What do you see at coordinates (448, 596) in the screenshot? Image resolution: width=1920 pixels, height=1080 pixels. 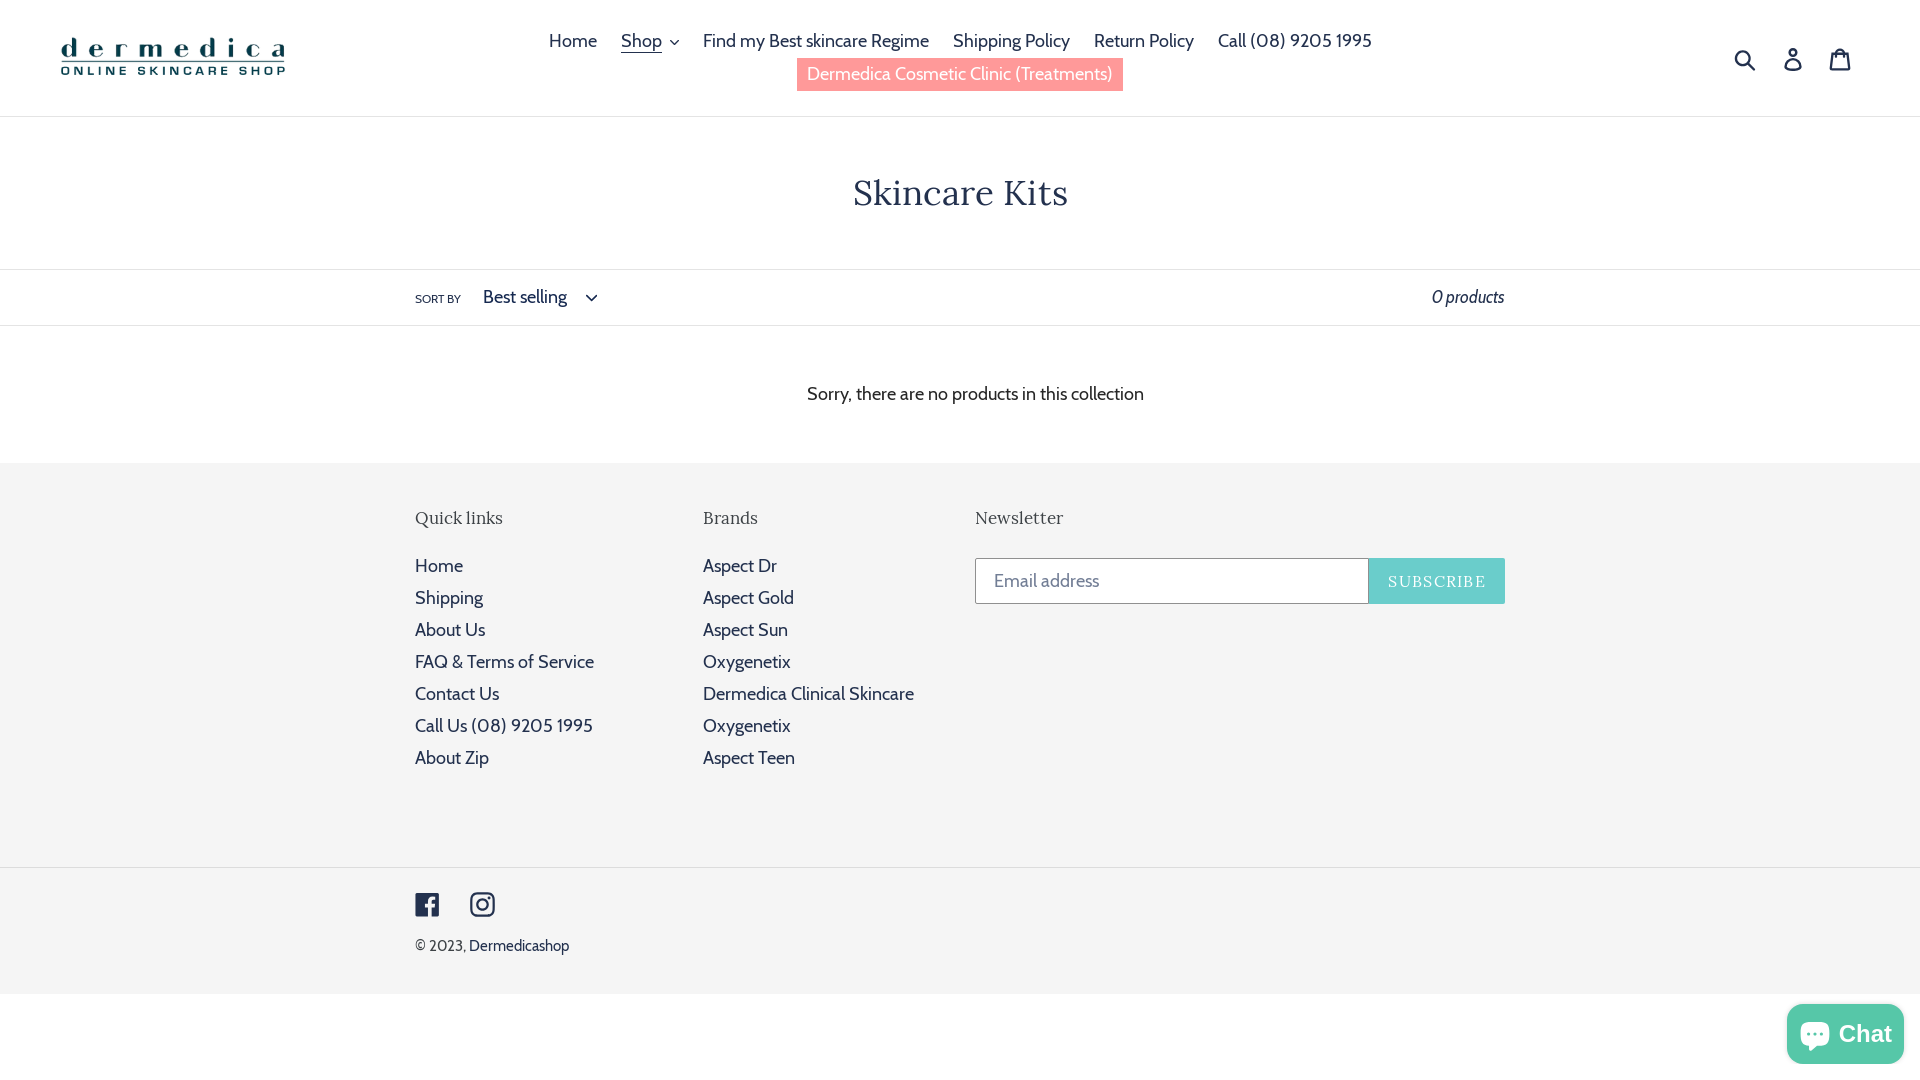 I see `'Shipping'` at bounding box center [448, 596].